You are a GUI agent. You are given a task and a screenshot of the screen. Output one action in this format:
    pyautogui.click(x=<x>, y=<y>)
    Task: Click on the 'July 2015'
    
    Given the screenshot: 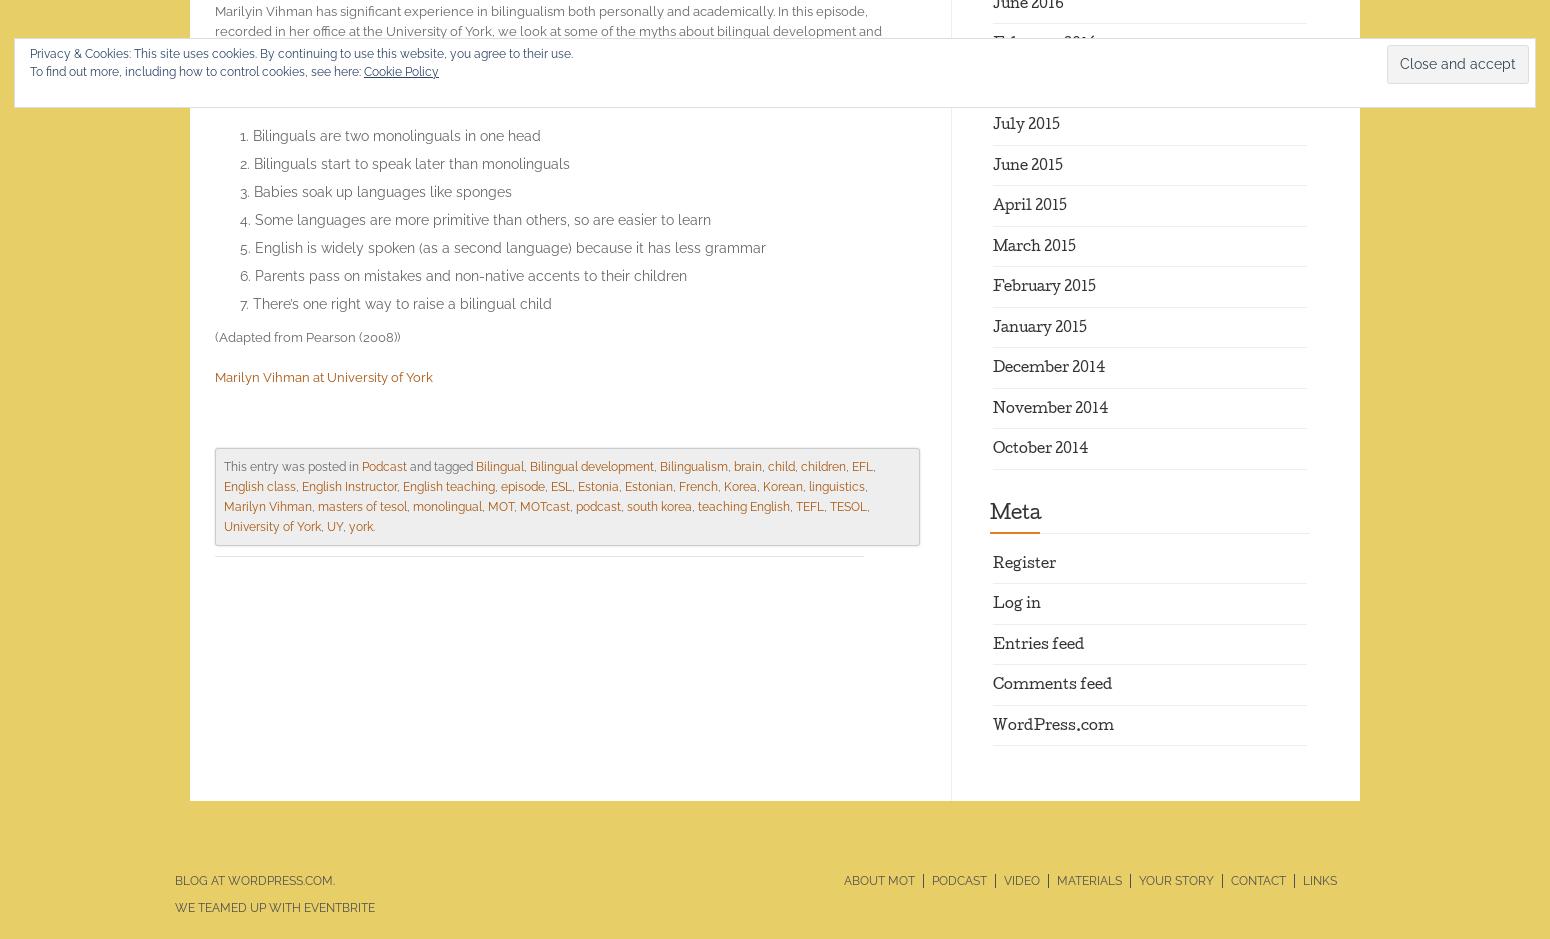 What is the action you would take?
    pyautogui.click(x=991, y=125)
    